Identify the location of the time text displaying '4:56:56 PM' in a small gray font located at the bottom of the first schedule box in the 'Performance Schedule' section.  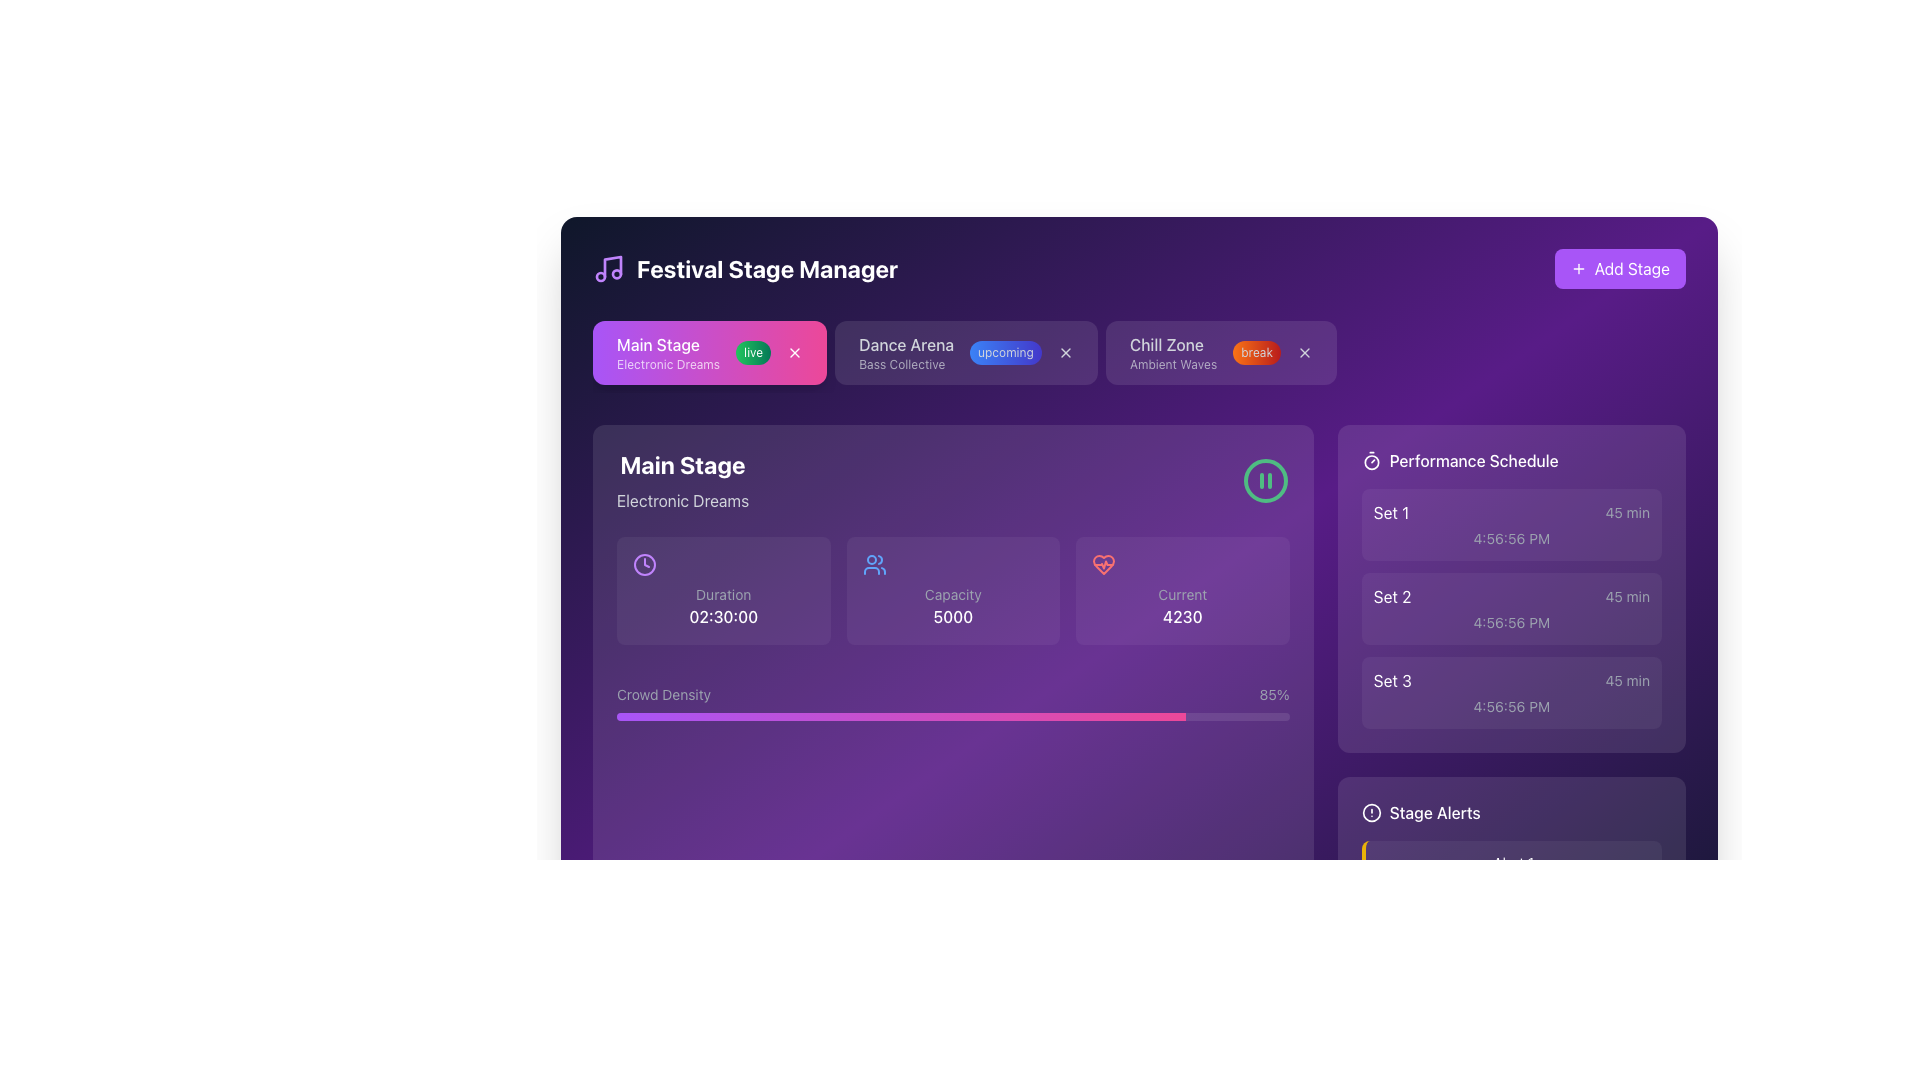
(1511, 538).